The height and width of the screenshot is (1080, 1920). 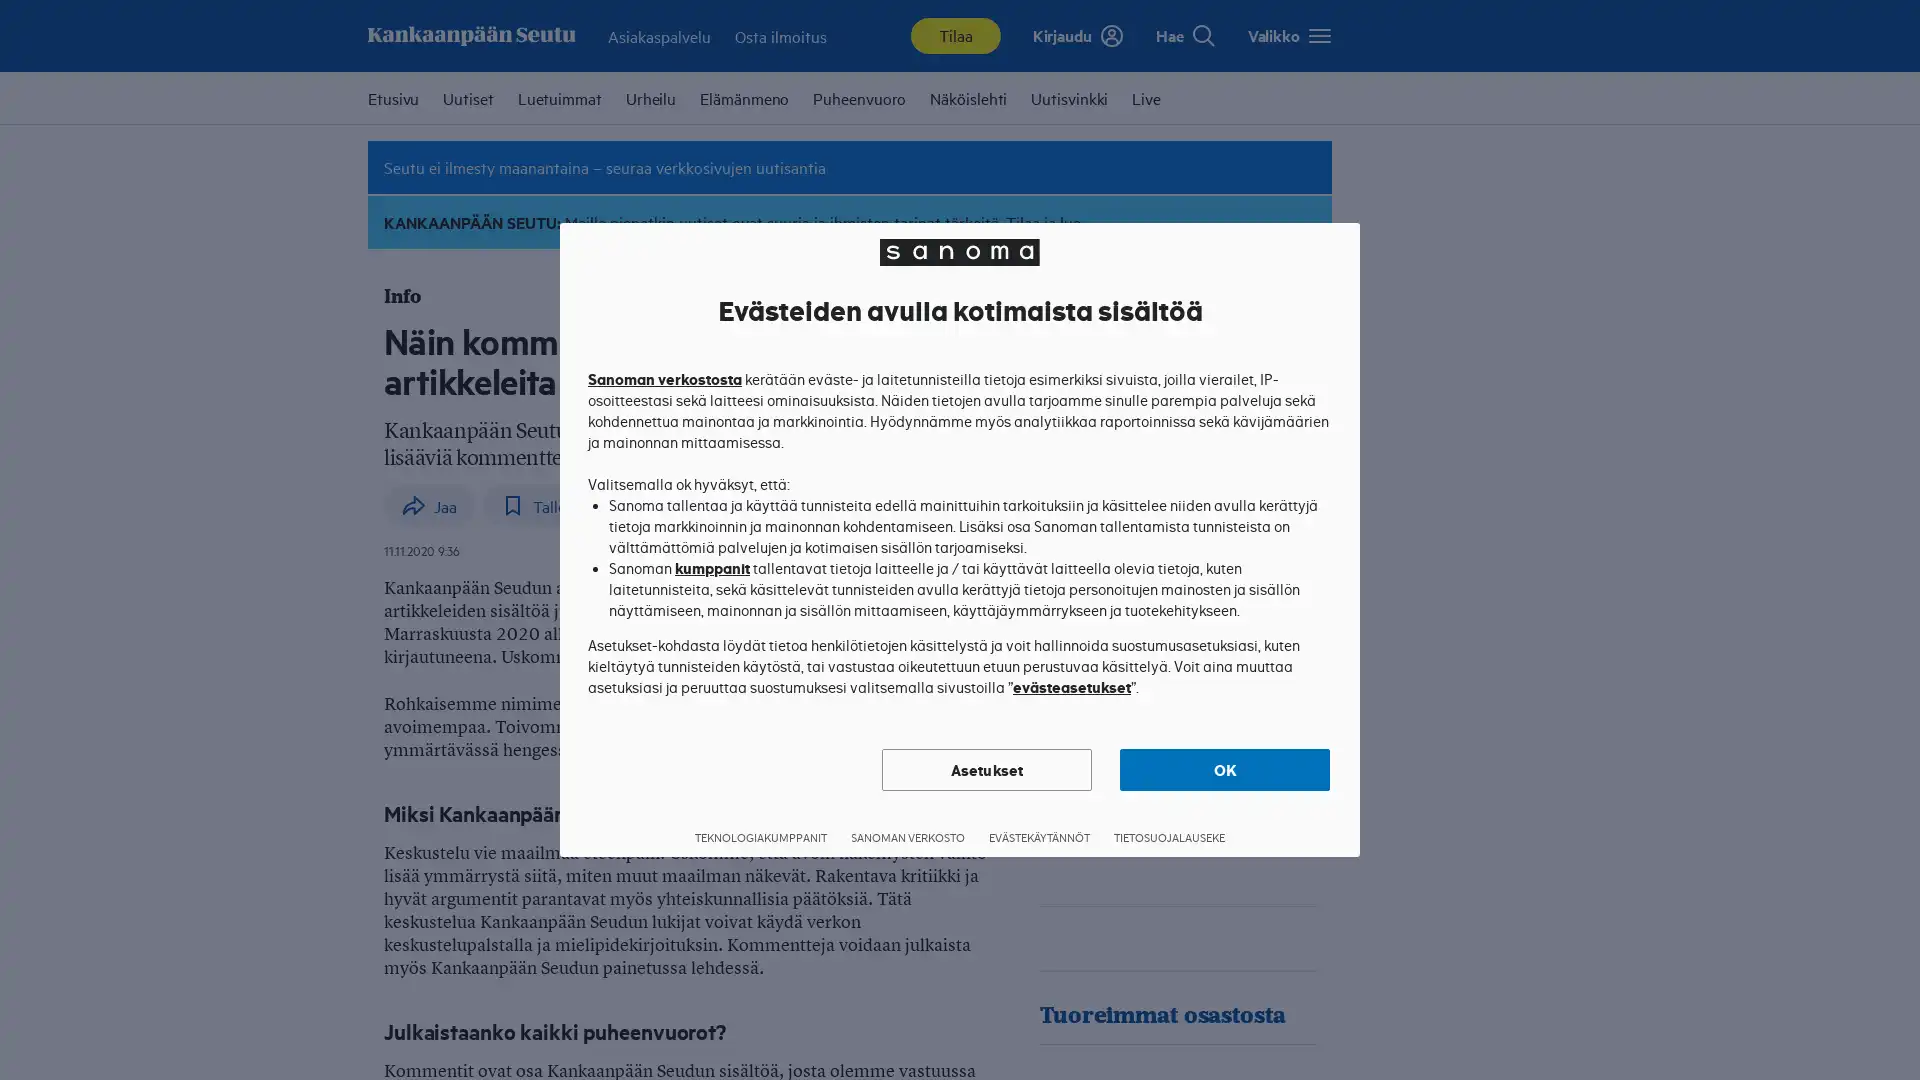 What do you see at coordinates (428, 504) in the screenshot?
I see `Jaa` at bounding box center [428, 504].